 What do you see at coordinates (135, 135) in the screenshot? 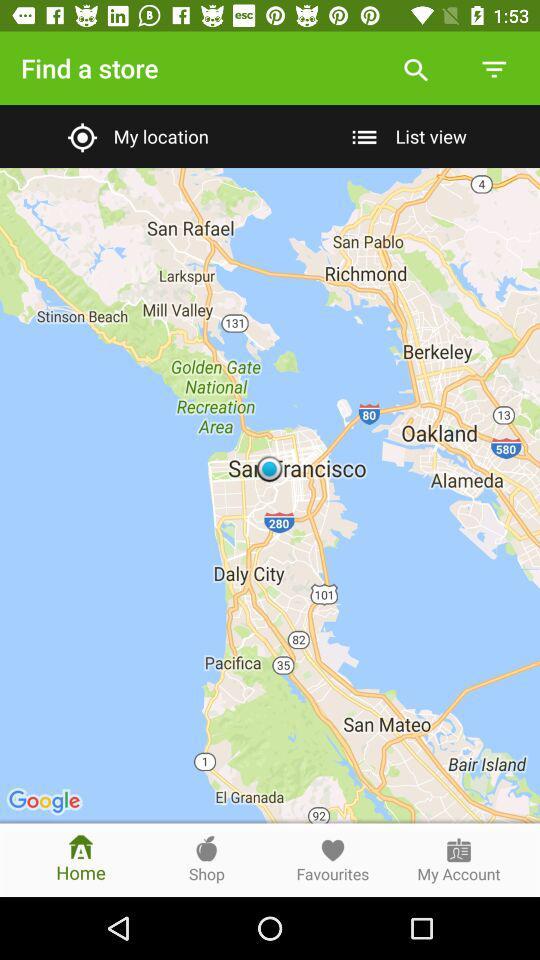
I see `the icon below find a store` at bounding box center [135, 135].